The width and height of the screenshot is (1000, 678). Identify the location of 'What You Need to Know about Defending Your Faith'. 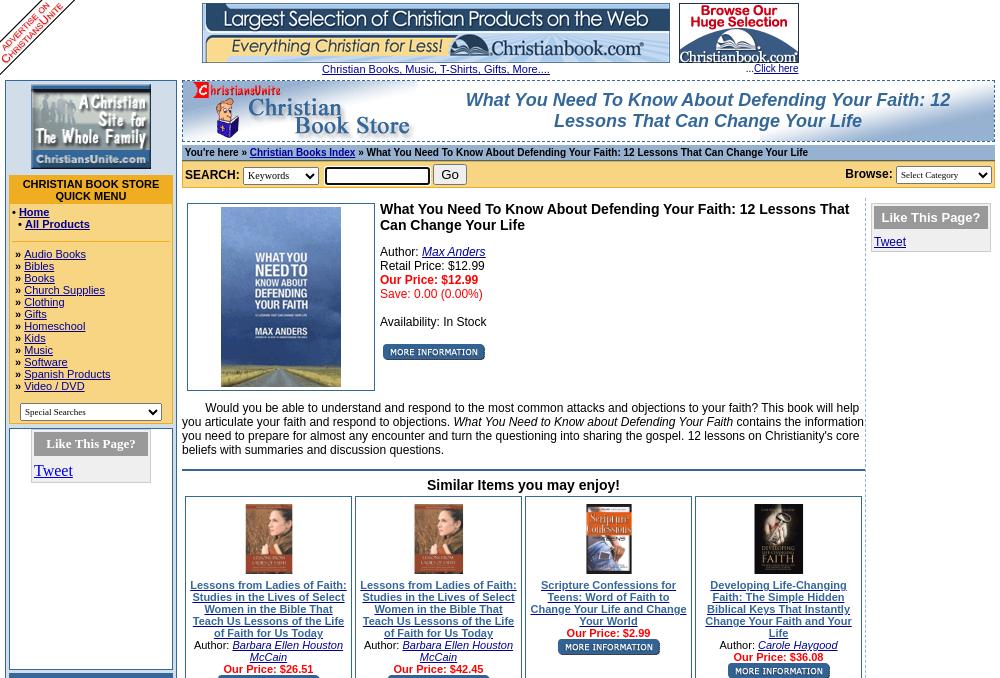
(592, 421).